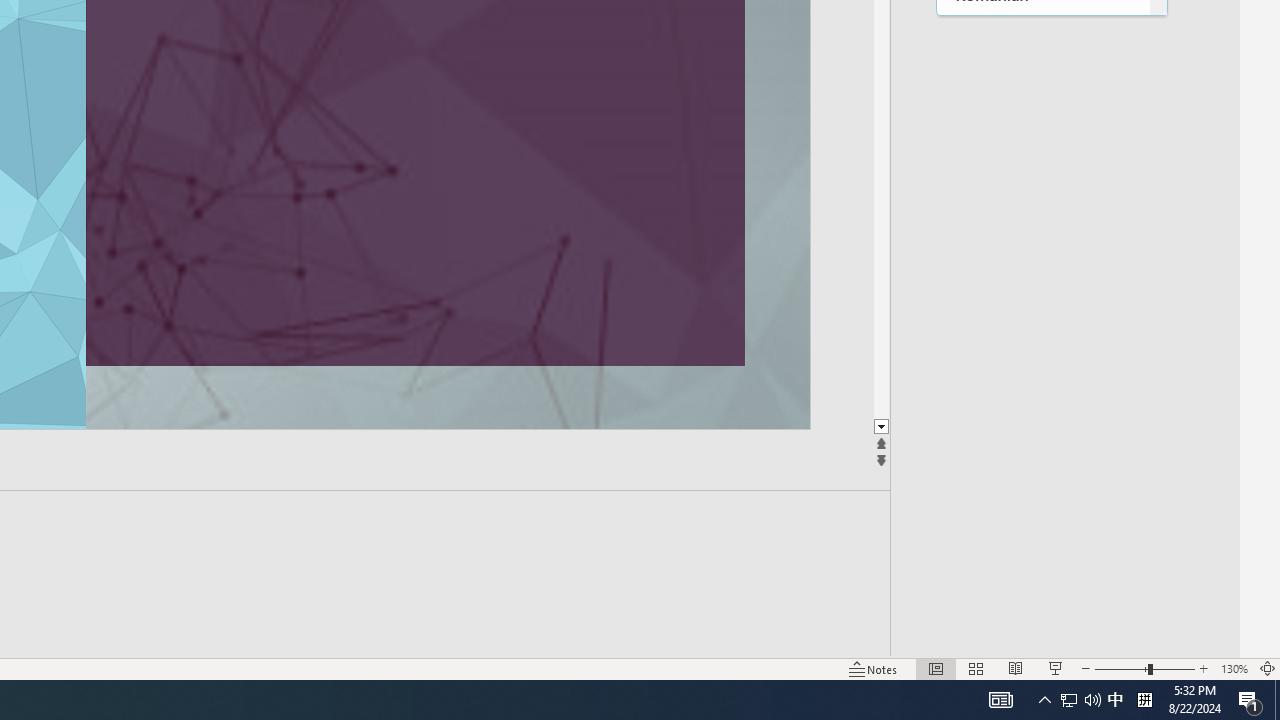  What do you see at coordinates (1233, 669) in the screenshot?
I see `'Zoom 130%'` at bounding box center [1233, 669].